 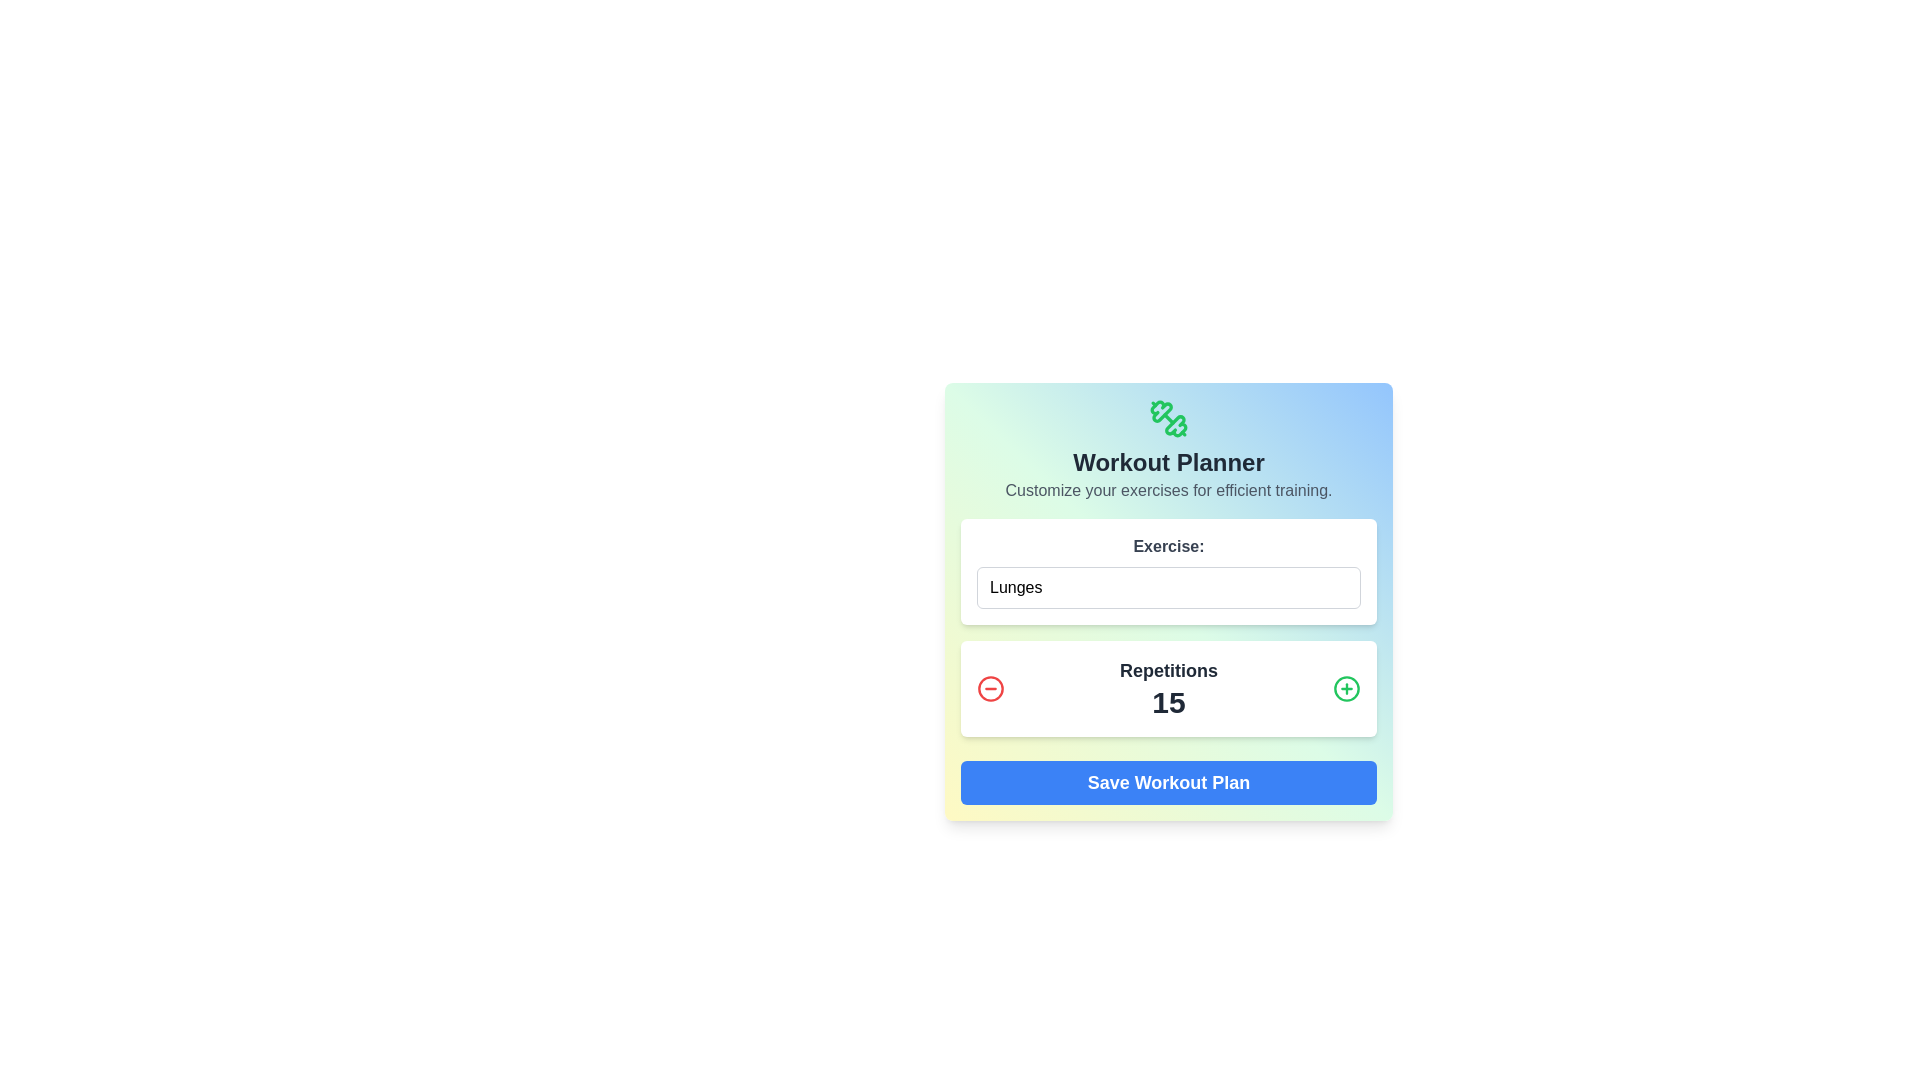 I want to click on the submission button located at the bottom of the workout planner panel, so click(x=1169, y=782).